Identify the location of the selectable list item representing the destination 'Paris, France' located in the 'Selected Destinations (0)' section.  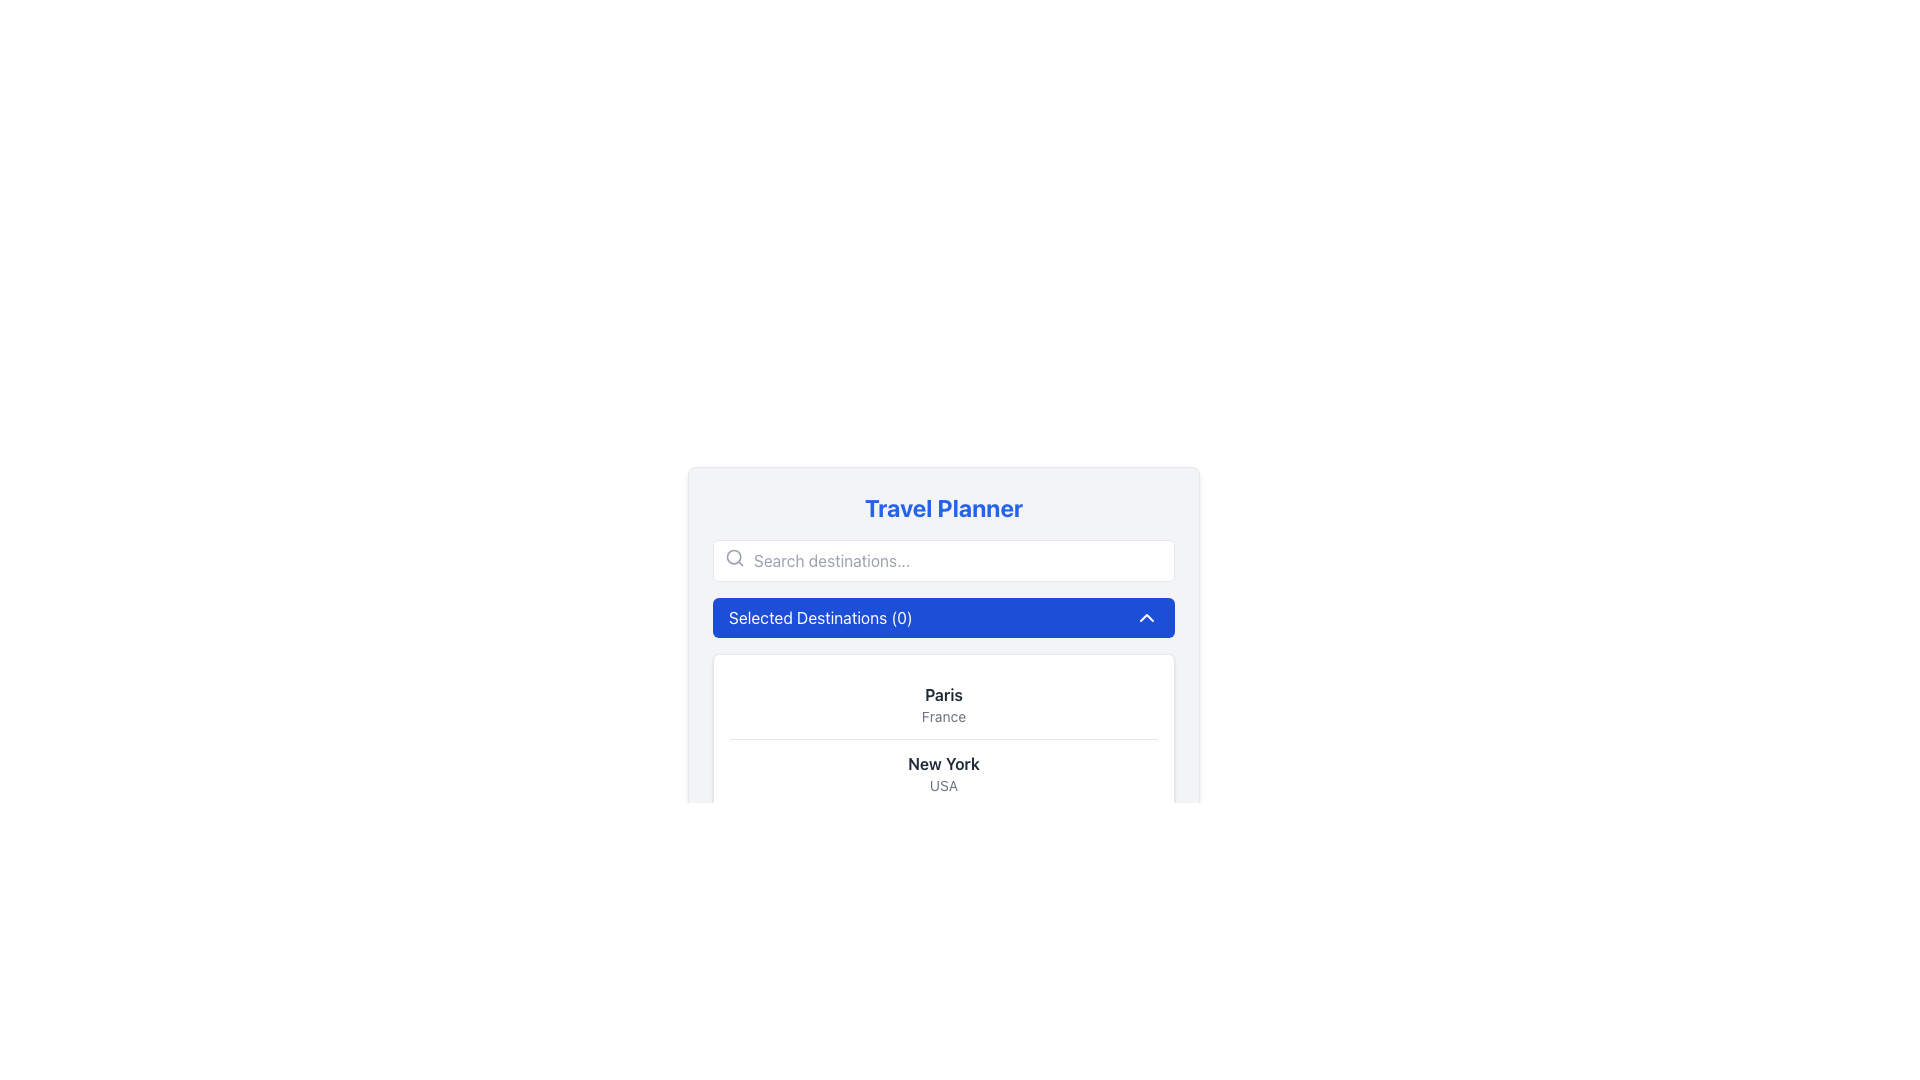
(943, 704).